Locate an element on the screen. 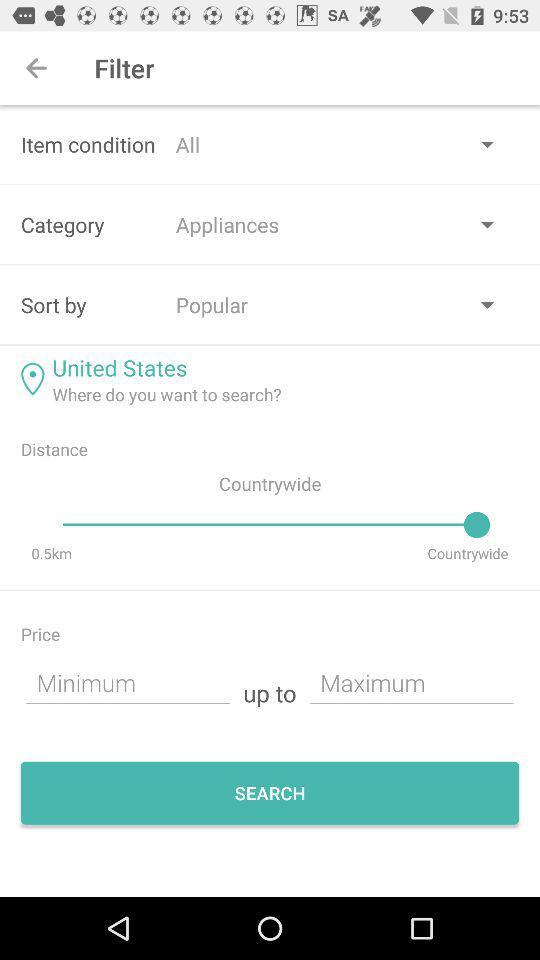  the option search is located at coordinates (270, 793).